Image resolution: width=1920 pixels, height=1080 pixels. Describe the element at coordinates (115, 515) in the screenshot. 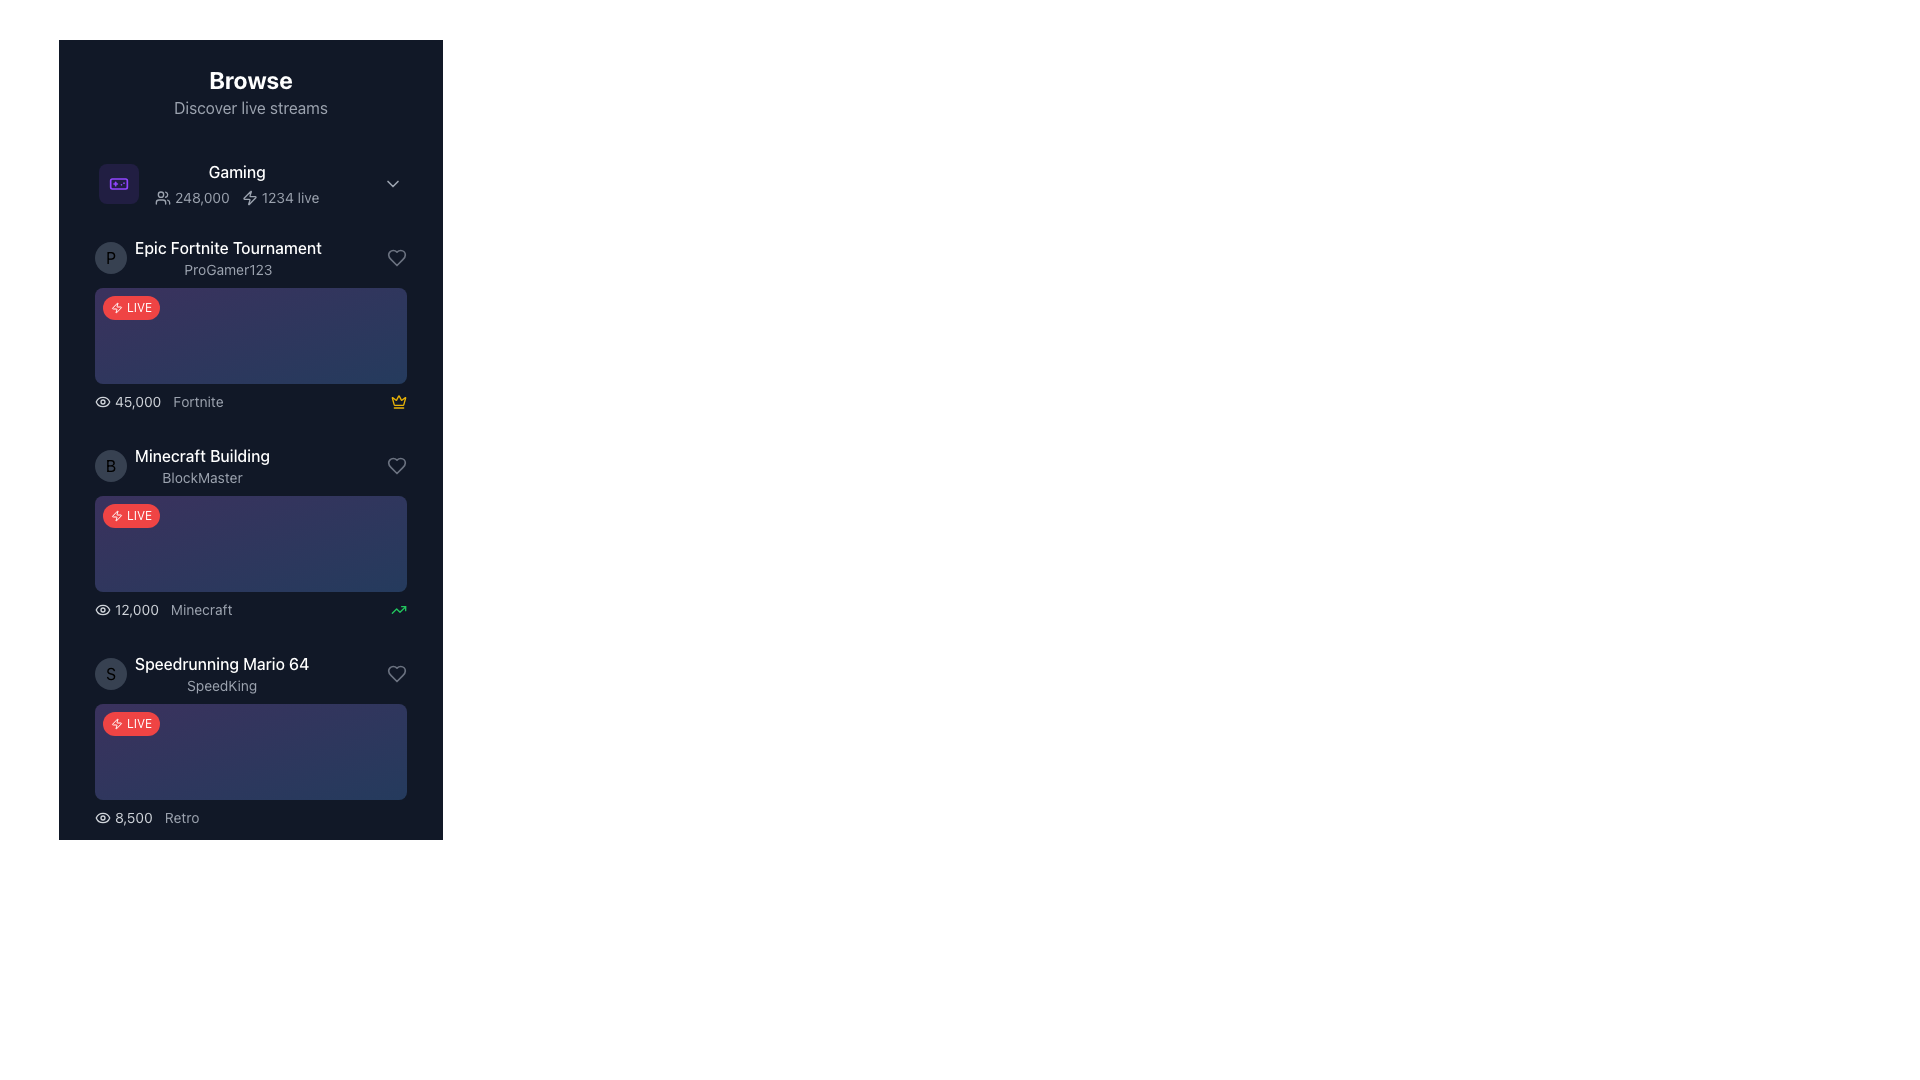

I see `the lightning bolt icon within the 'LIVE' badge, which is located near the left side of a card representing a live streaming session` at that location.